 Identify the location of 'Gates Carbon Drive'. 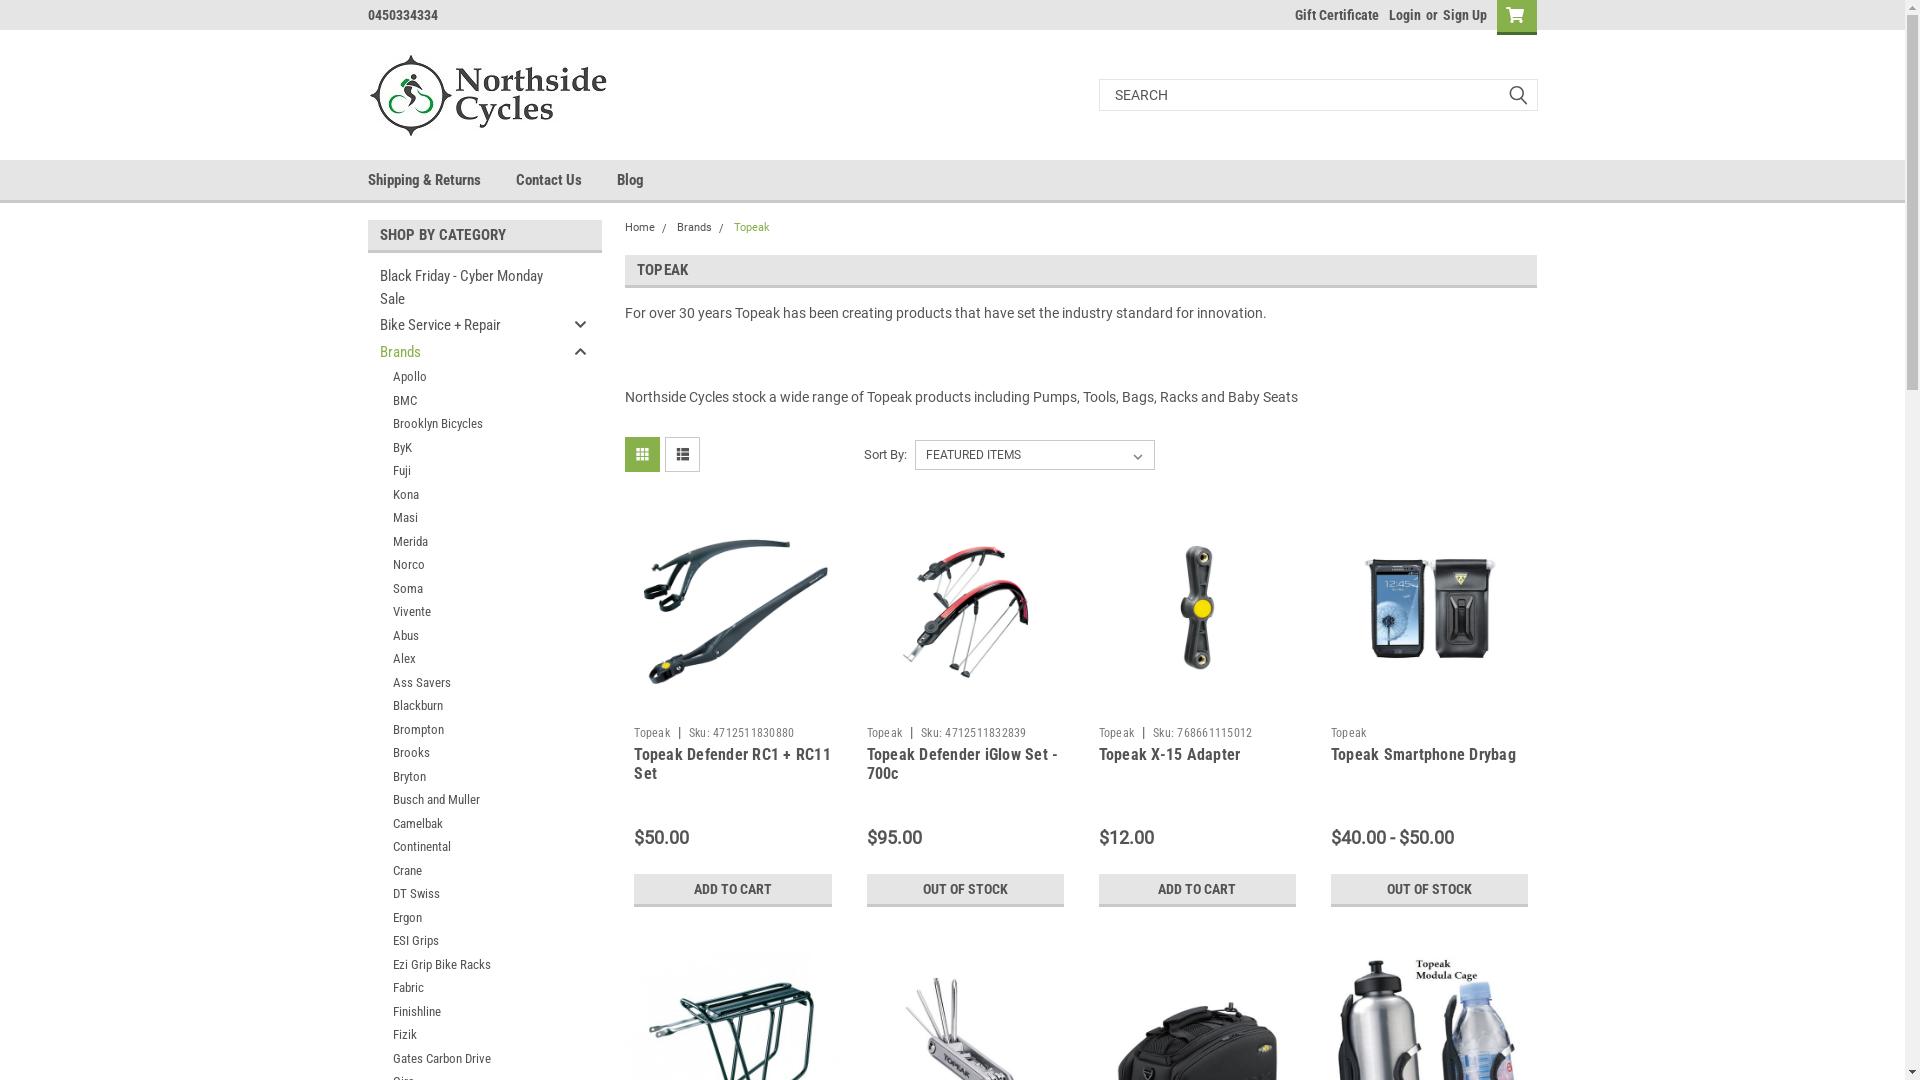
(368, 1056).